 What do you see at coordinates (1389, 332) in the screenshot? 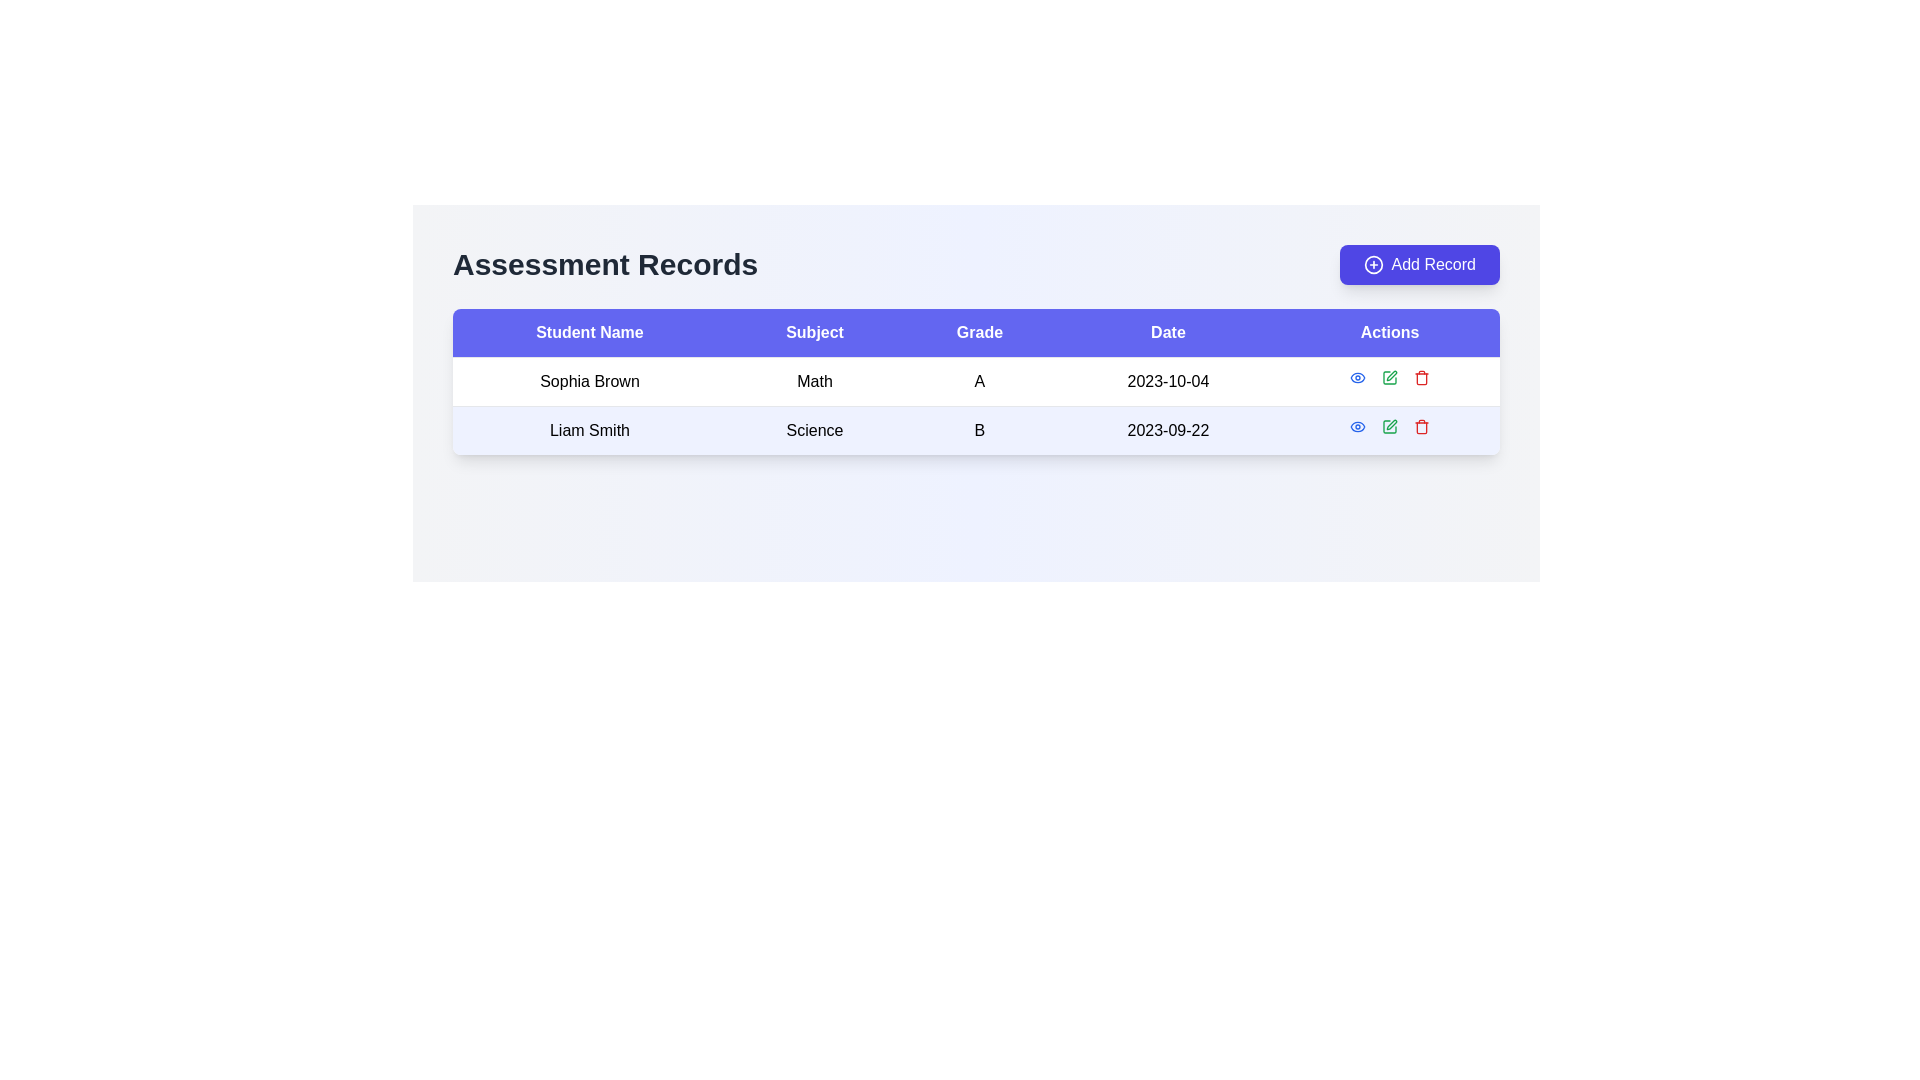
I see `the 'Actions' label, which is the last element in the header row of a table, styled with white text on a purple background` at bounding box center [1389, 332].